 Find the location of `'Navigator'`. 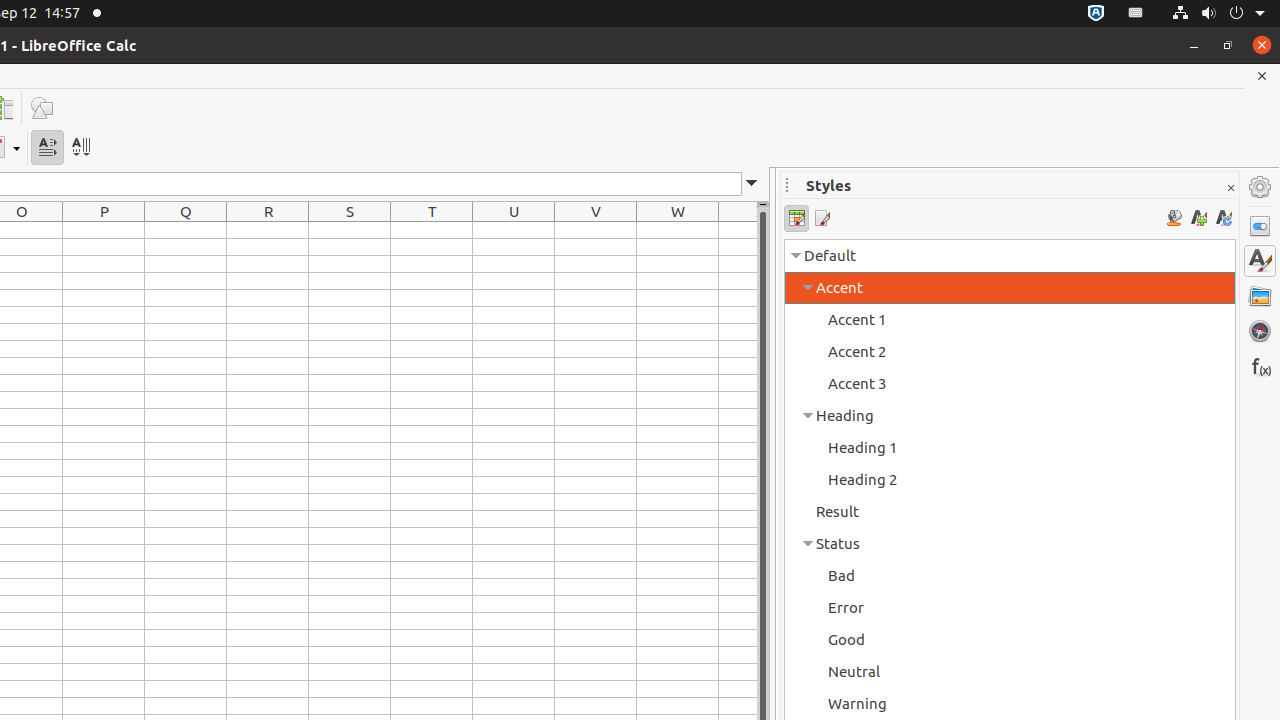

'Navigator' is located at coordinates (1259, 329).